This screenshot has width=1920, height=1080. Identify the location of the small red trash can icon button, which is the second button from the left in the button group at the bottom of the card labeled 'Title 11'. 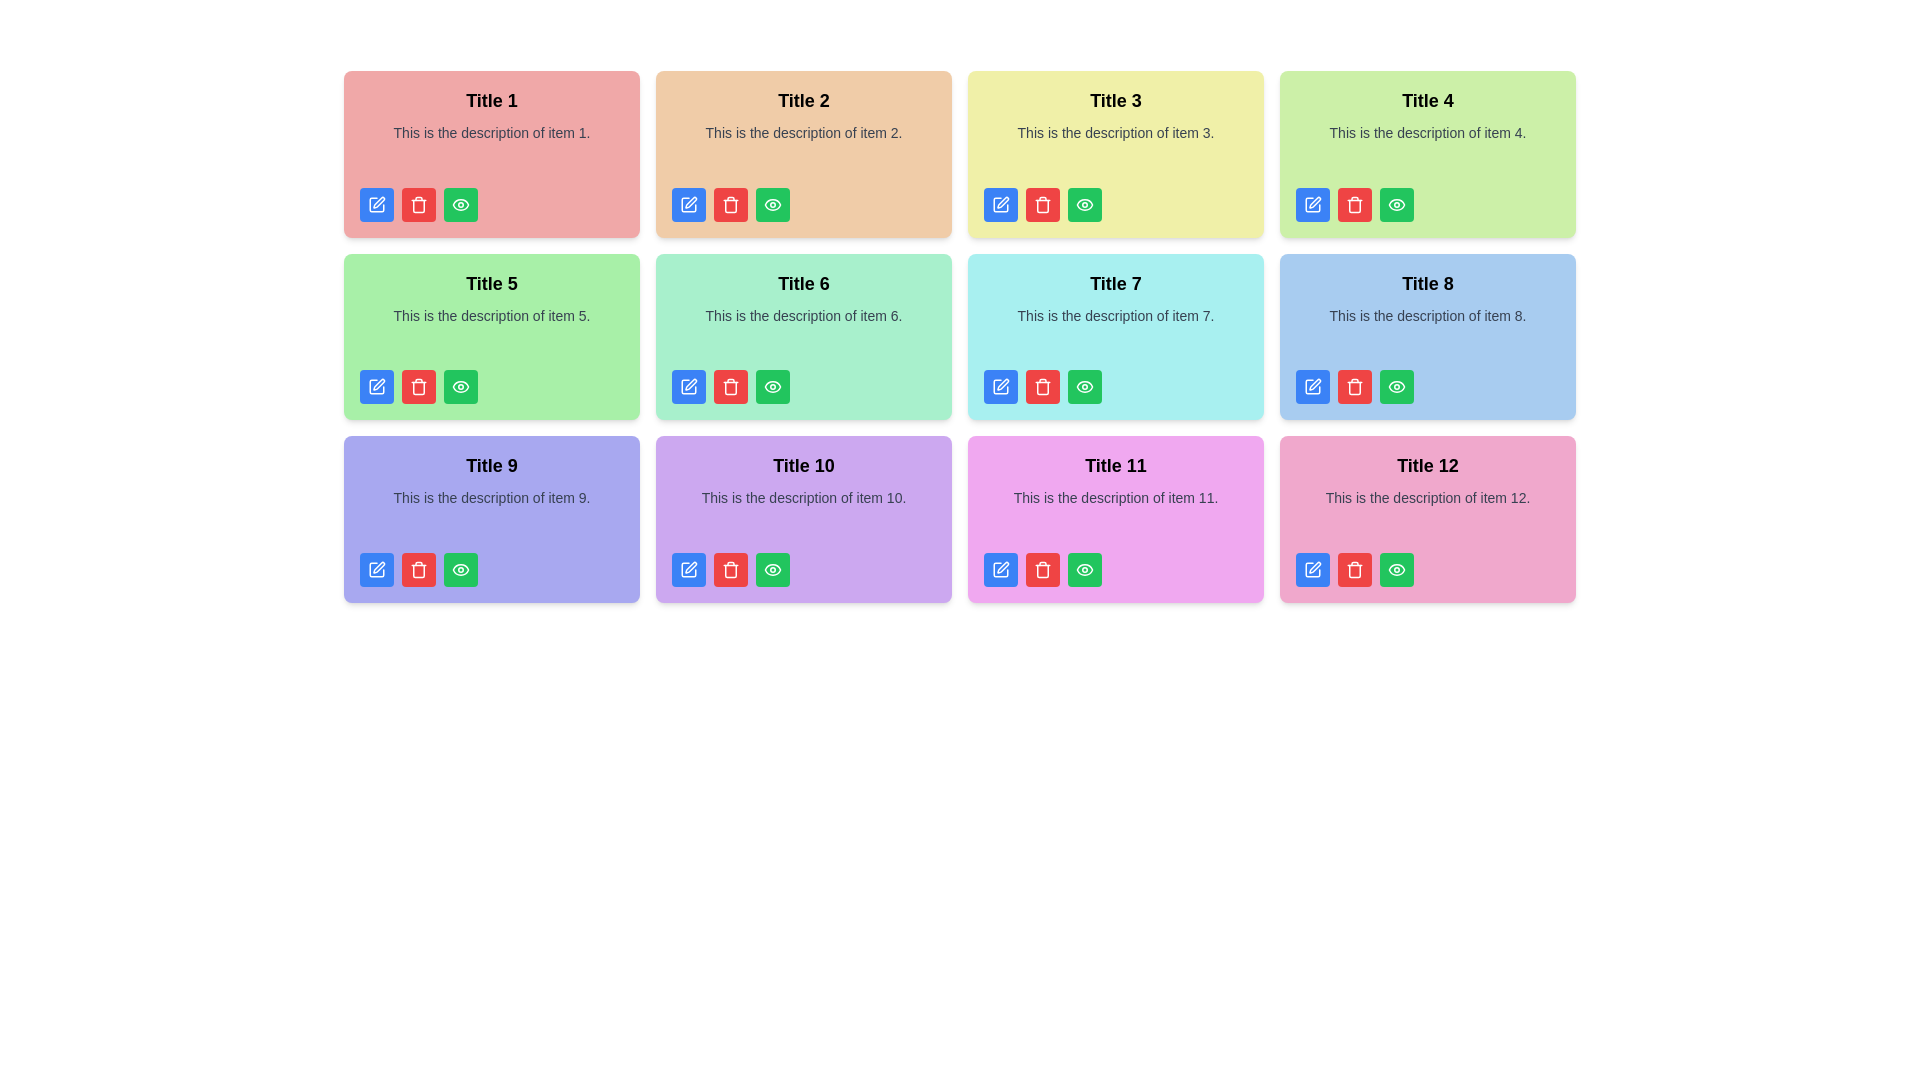
(1041, 569).